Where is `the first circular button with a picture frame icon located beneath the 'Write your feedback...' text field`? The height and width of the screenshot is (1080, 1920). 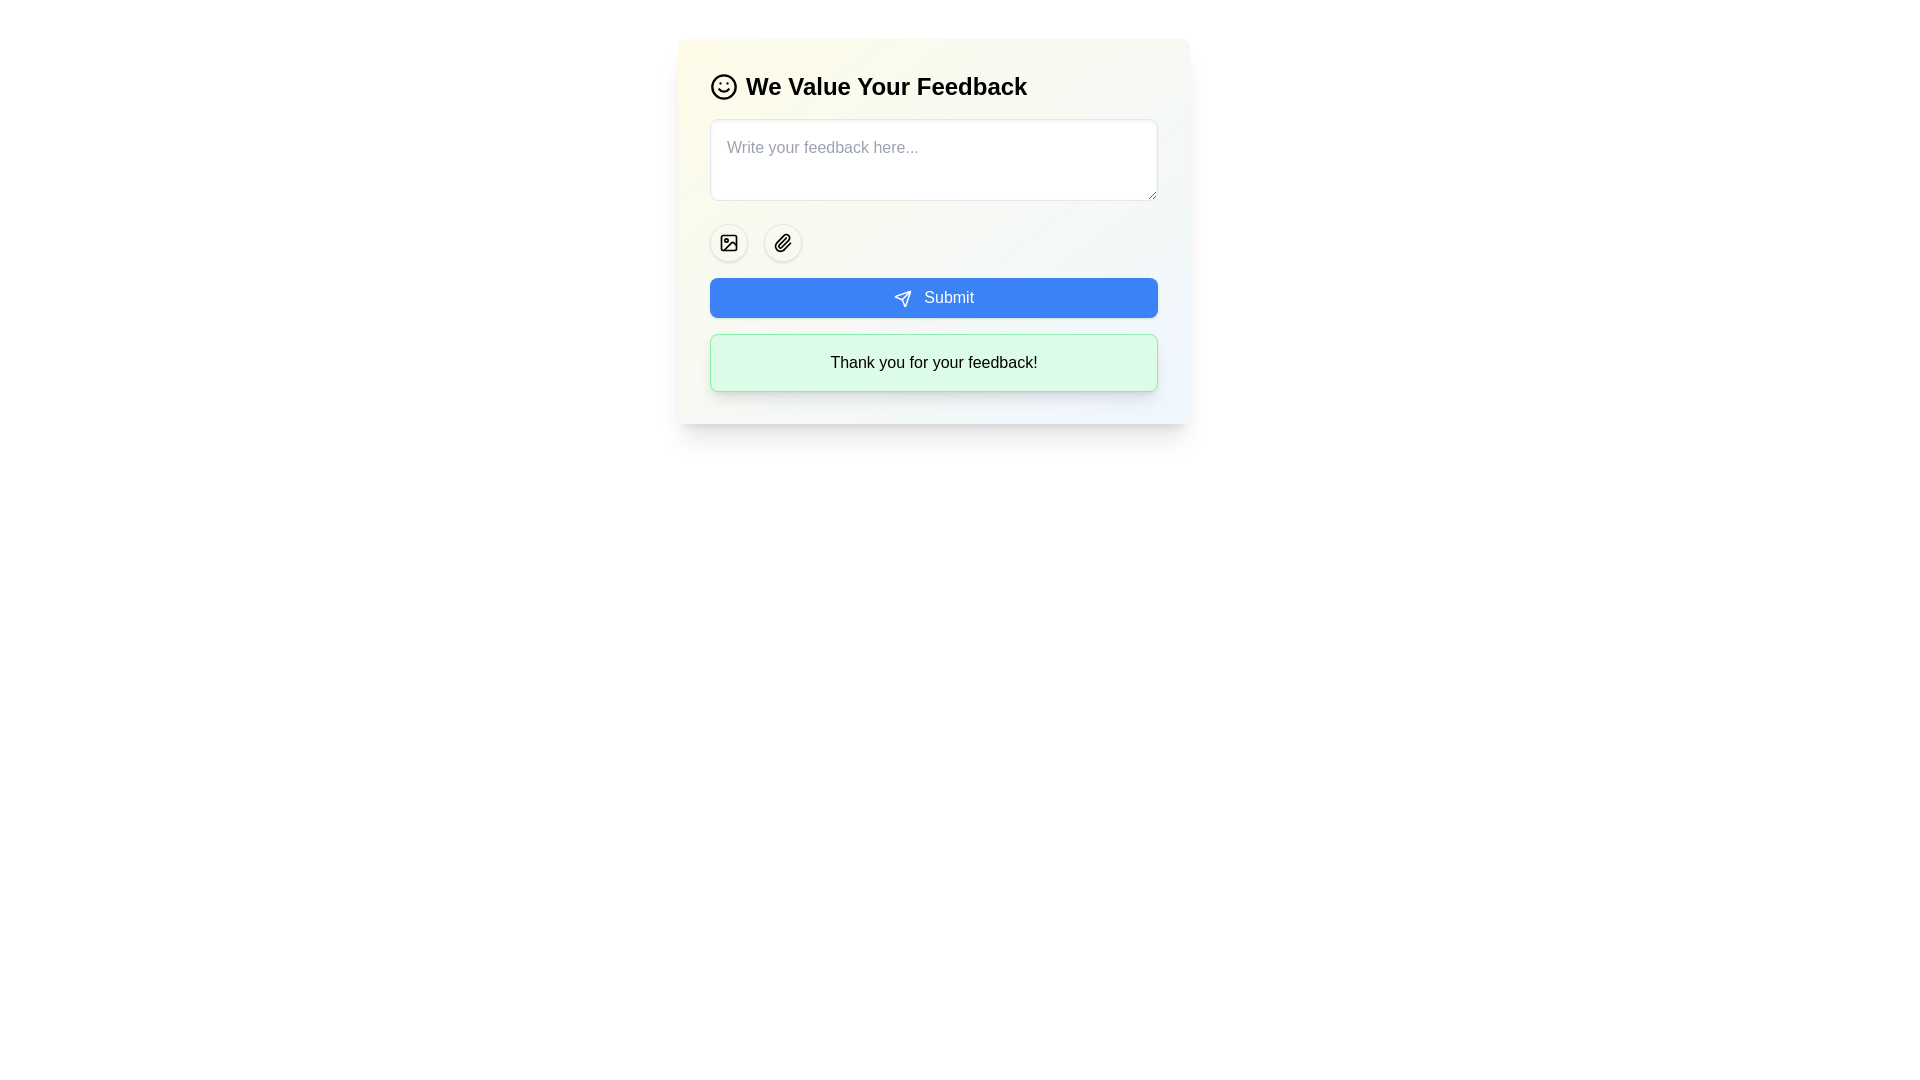
the first circular button with a picture frame icon located beneath the 'Write your feedback...' text field is located at coordinates (728, 242).